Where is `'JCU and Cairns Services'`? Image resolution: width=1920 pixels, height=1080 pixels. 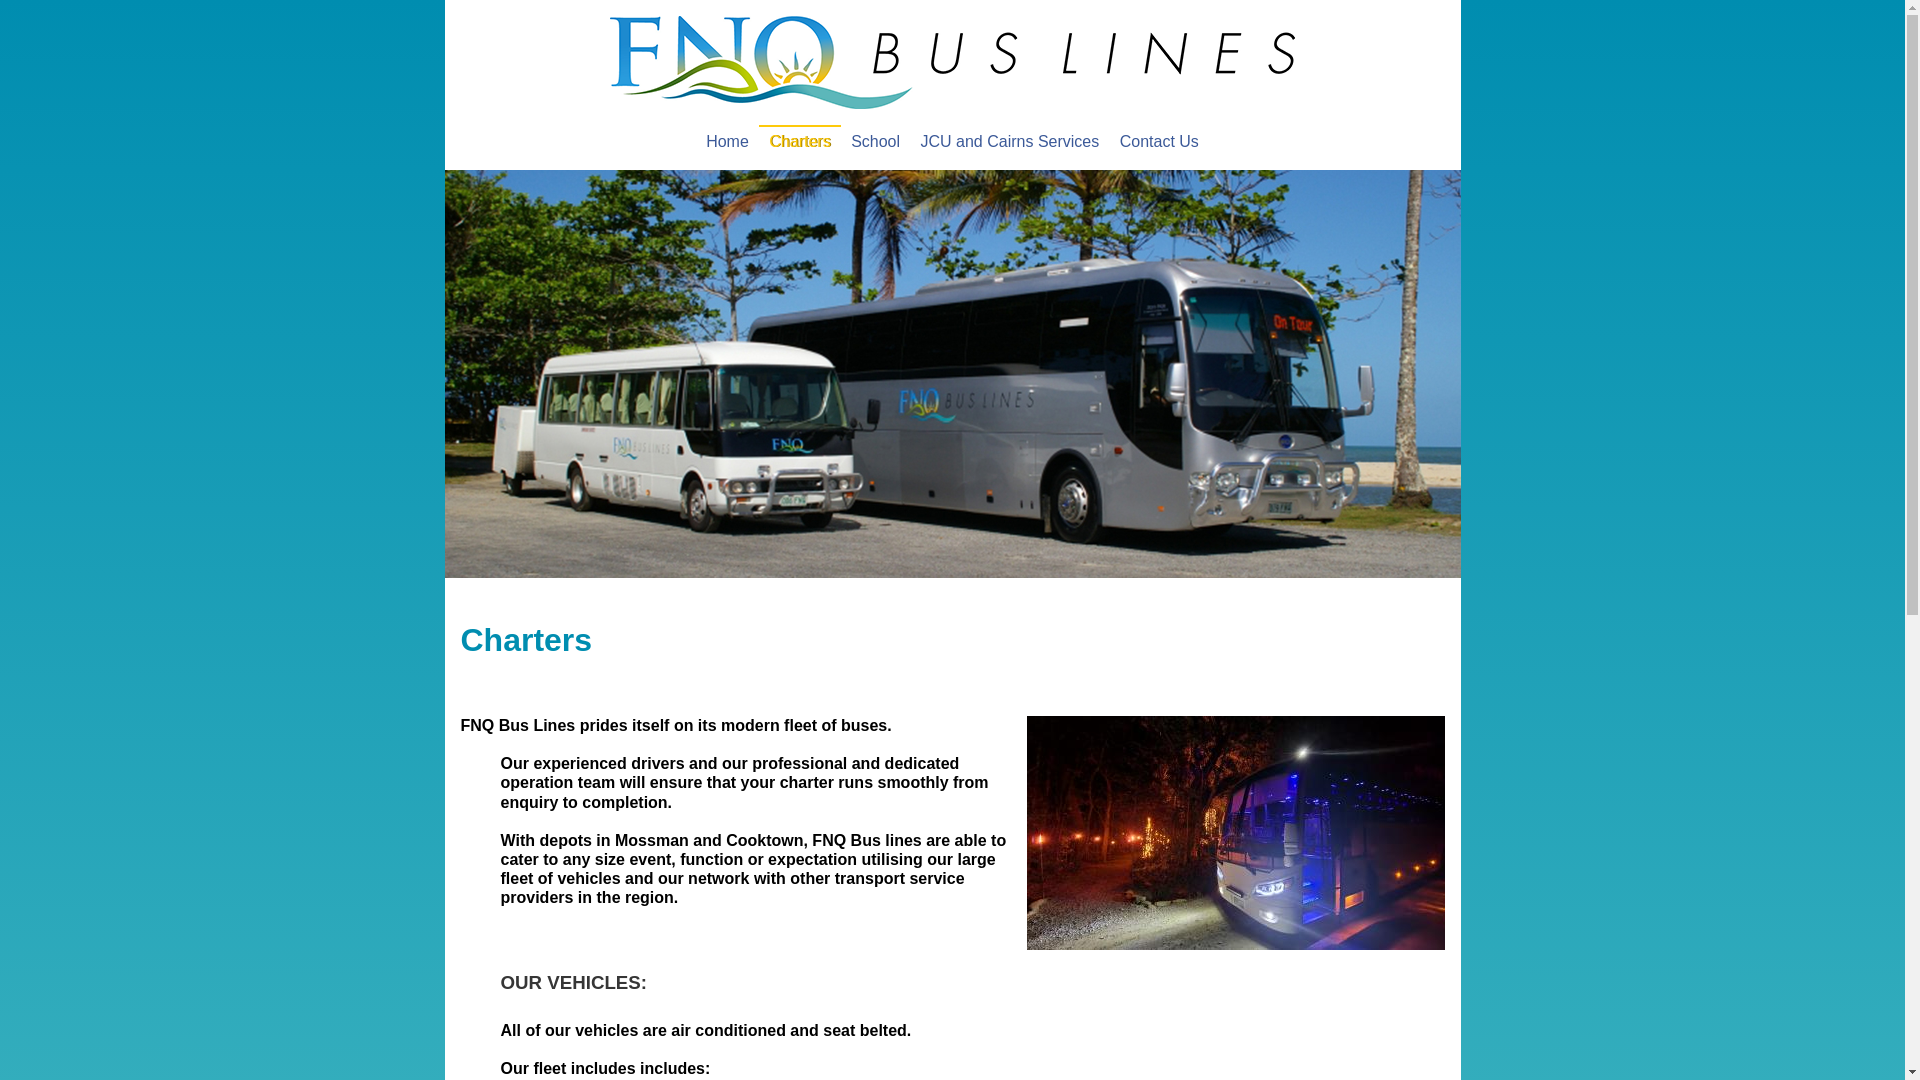
'JCU and Cairns Services' is located at coordinates (1009, 141).